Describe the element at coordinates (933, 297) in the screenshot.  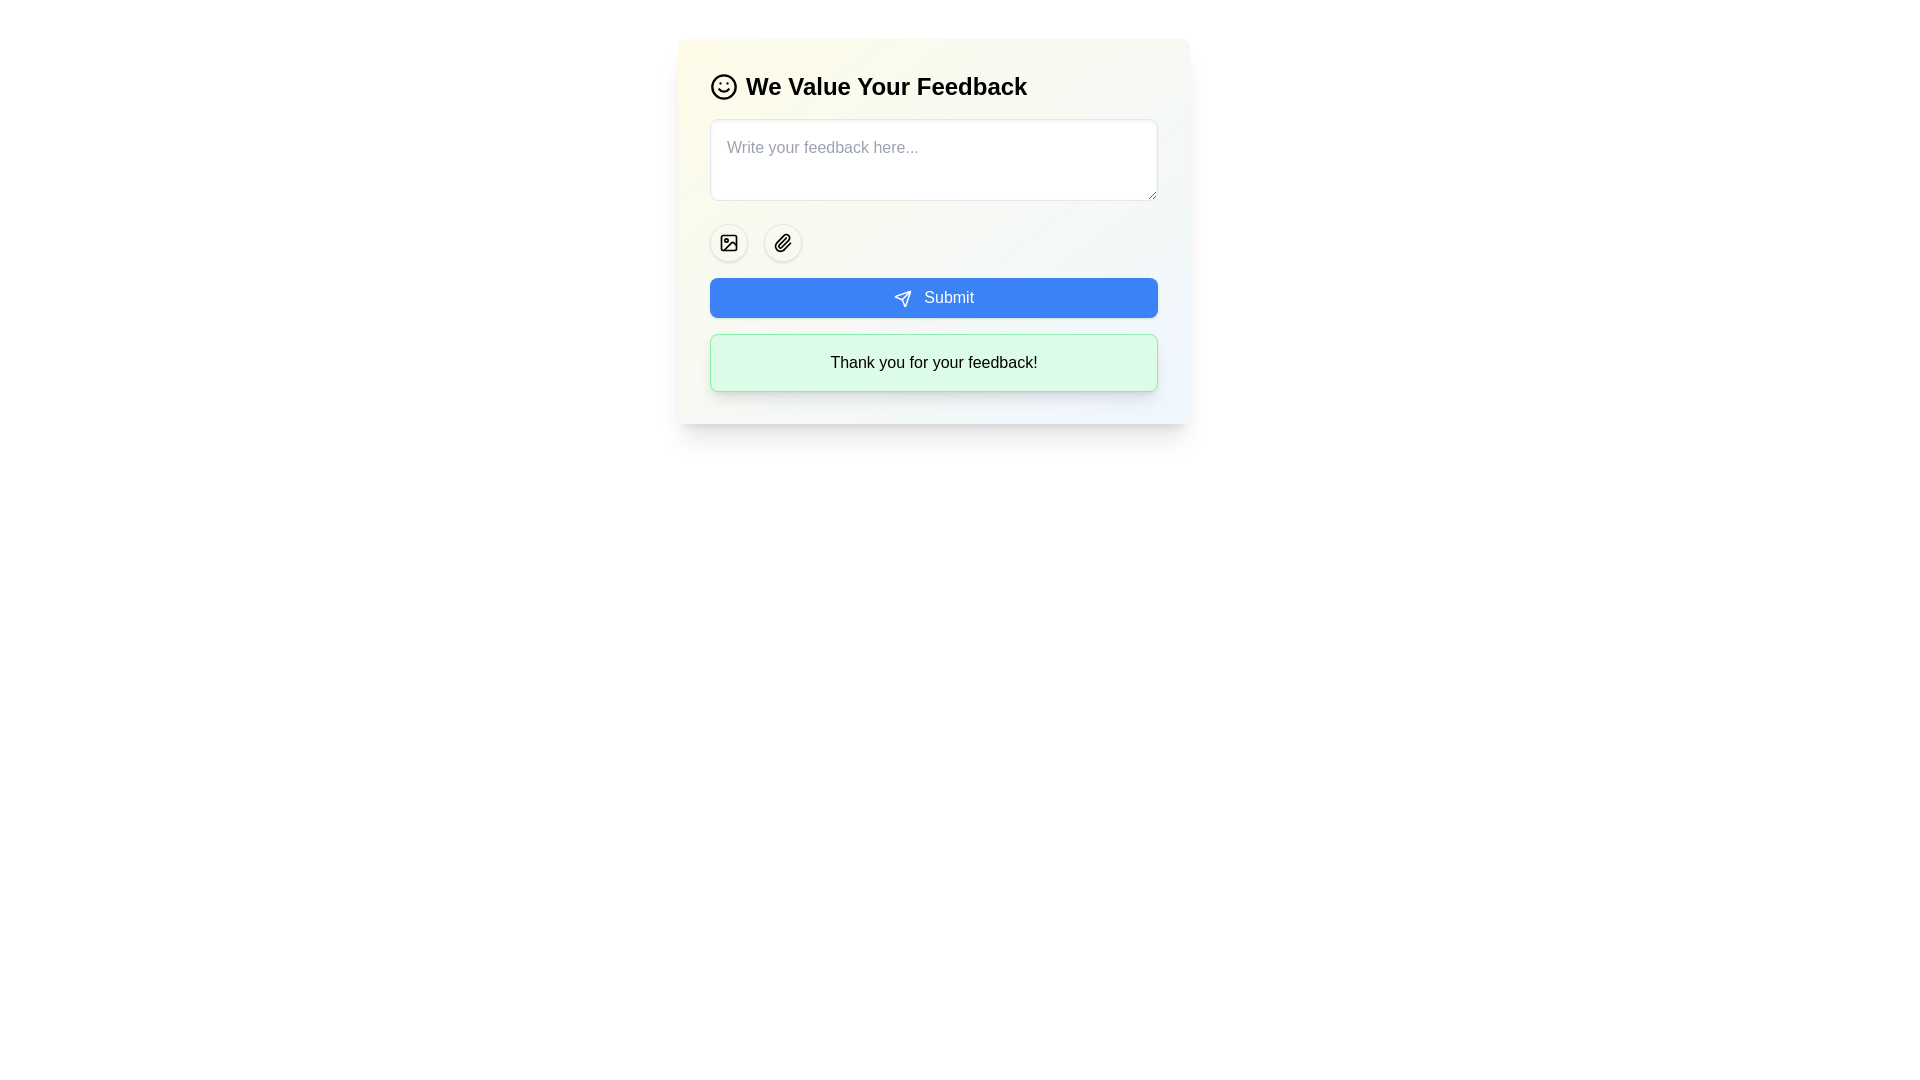
I see `the 'Submit' button, which is a rectangular button with rounded corners, blue background, and white text, located below the feedback input field` at that location.